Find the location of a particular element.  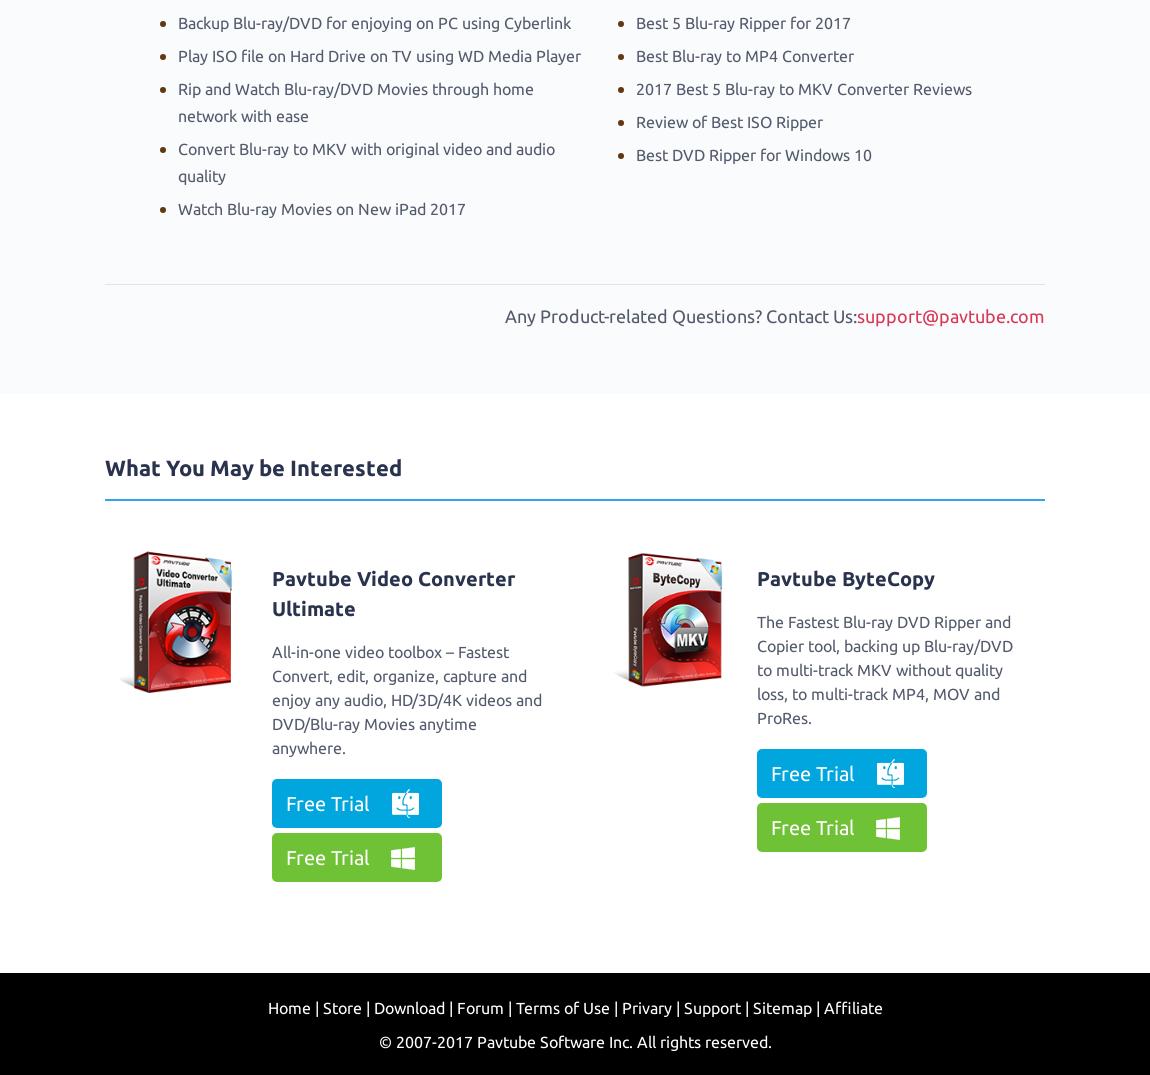

'Best 5 Blu-ray Ripper for 2017' is located at coordinates (744, 22).